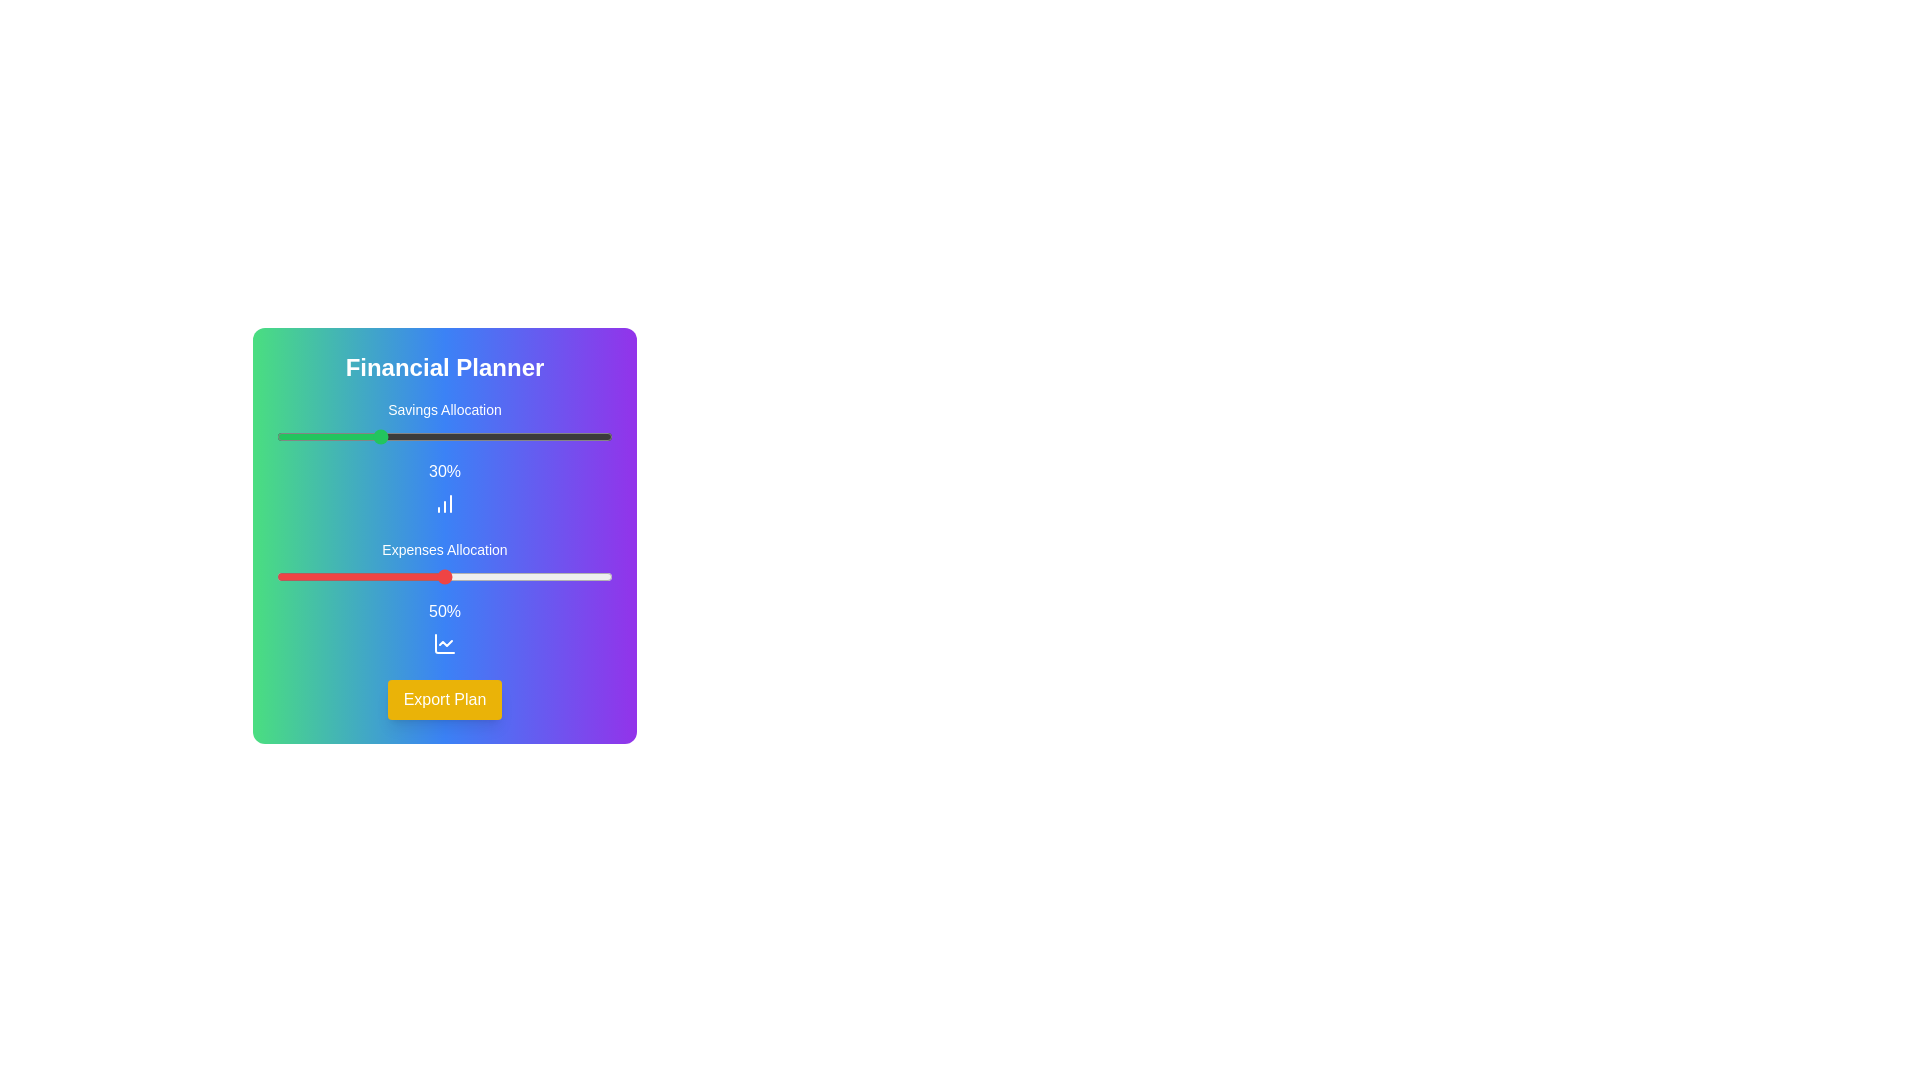 The width and height of the screenshot is (1920, 1080). I want to click on the savings allocation slider, so click(330, 435).